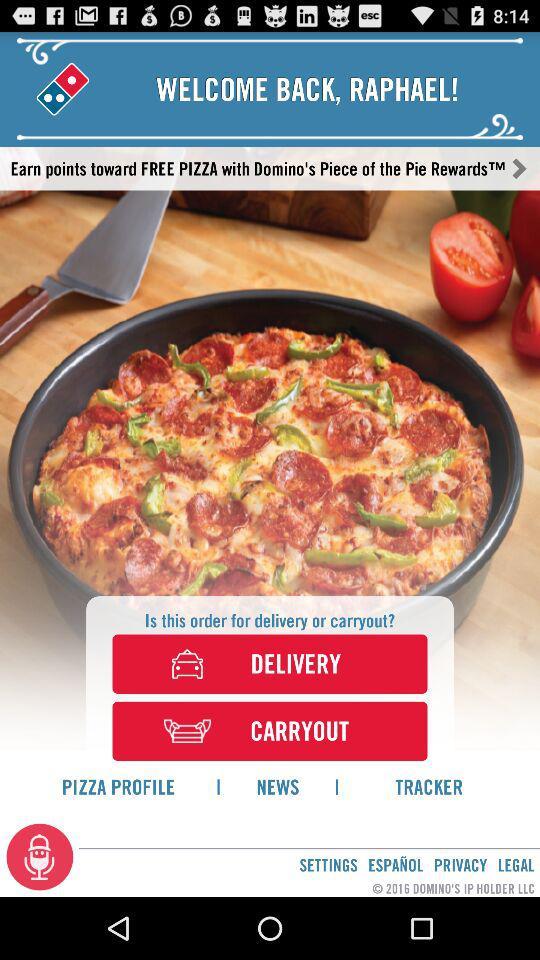  I want to click on the microphone icon, so click(40, 917).